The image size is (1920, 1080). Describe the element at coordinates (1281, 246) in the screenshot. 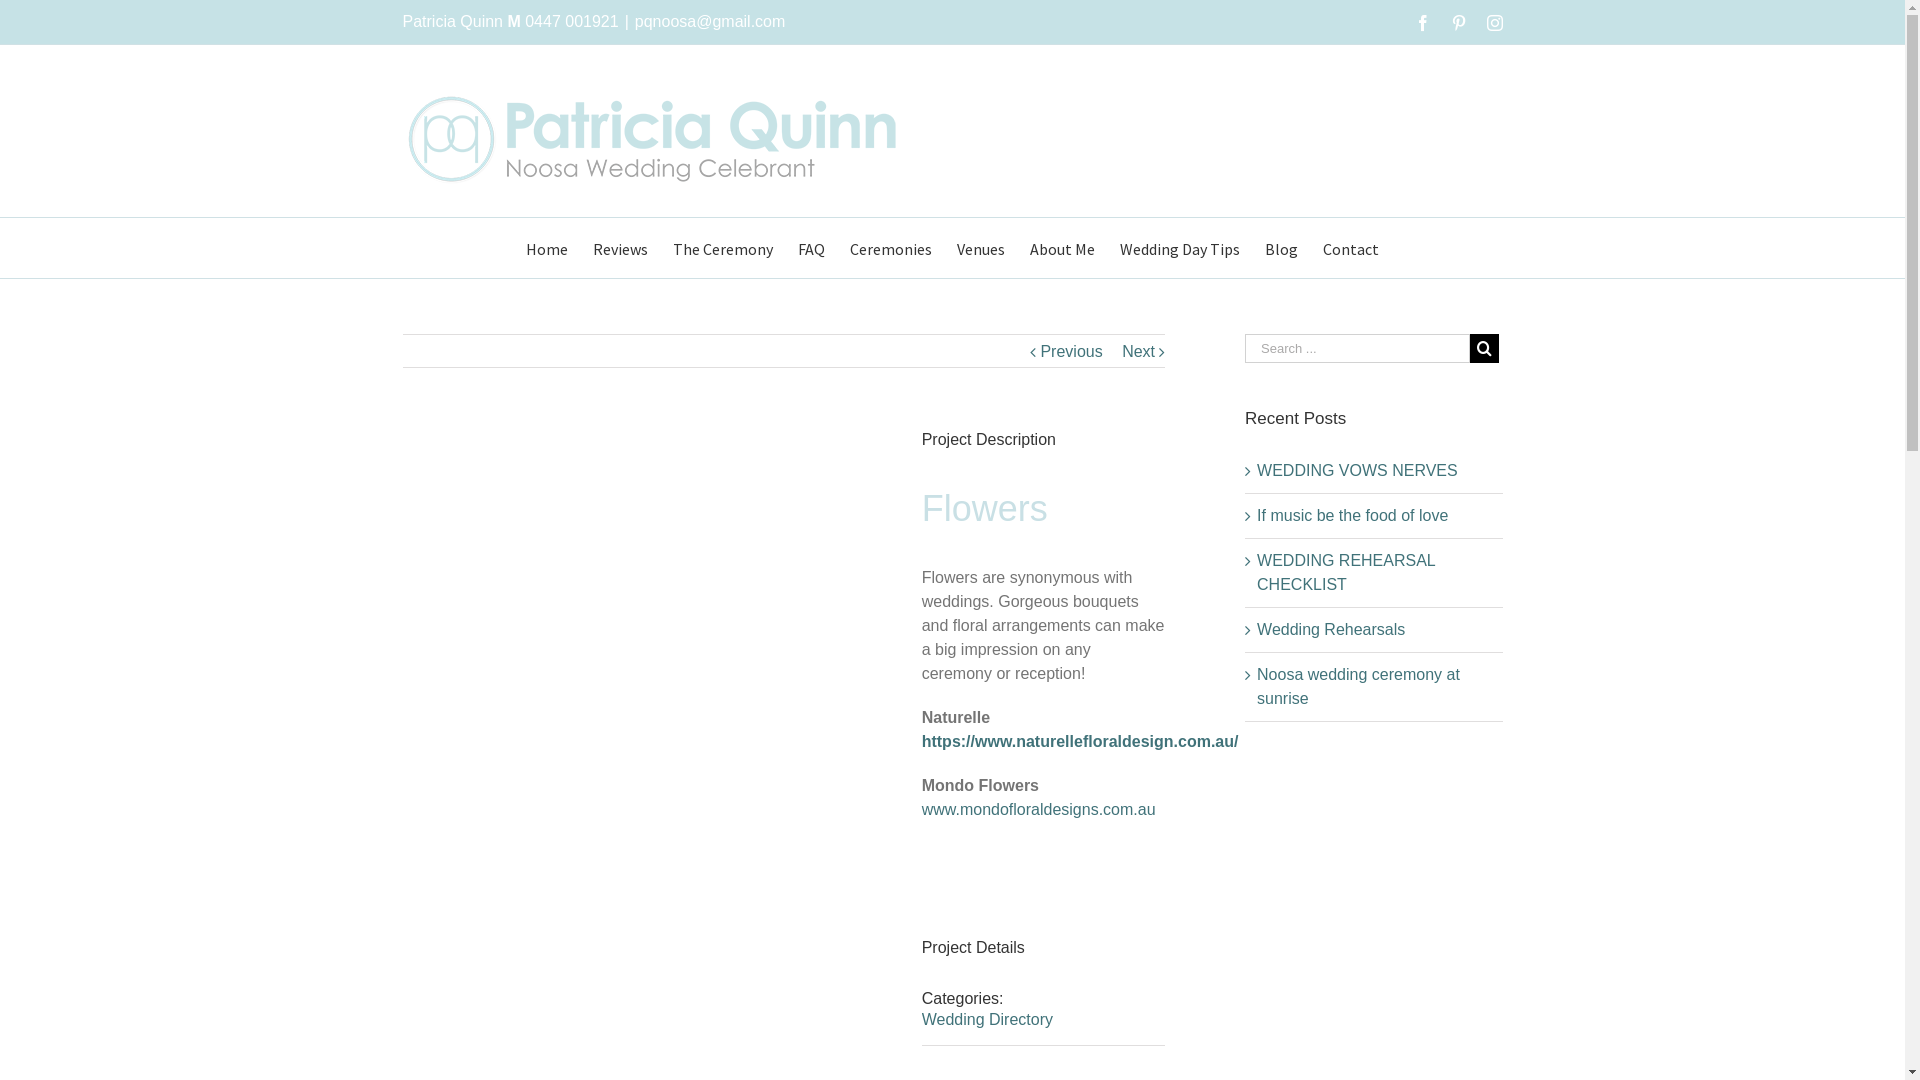

I see `'Blog'` at that location.